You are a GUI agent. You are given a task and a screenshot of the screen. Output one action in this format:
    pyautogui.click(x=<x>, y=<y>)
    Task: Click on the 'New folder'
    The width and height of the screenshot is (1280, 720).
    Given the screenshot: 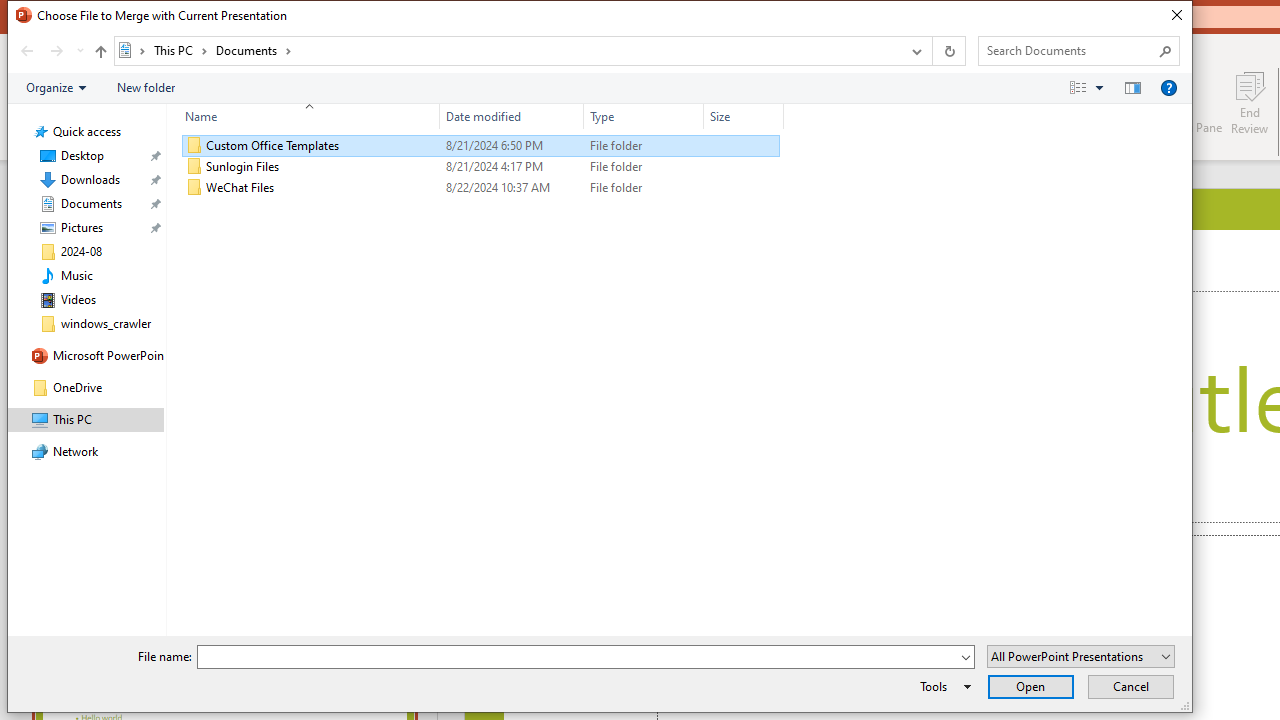 What is the action you would take?
    pyautogui.click(x=144, y=86)
    